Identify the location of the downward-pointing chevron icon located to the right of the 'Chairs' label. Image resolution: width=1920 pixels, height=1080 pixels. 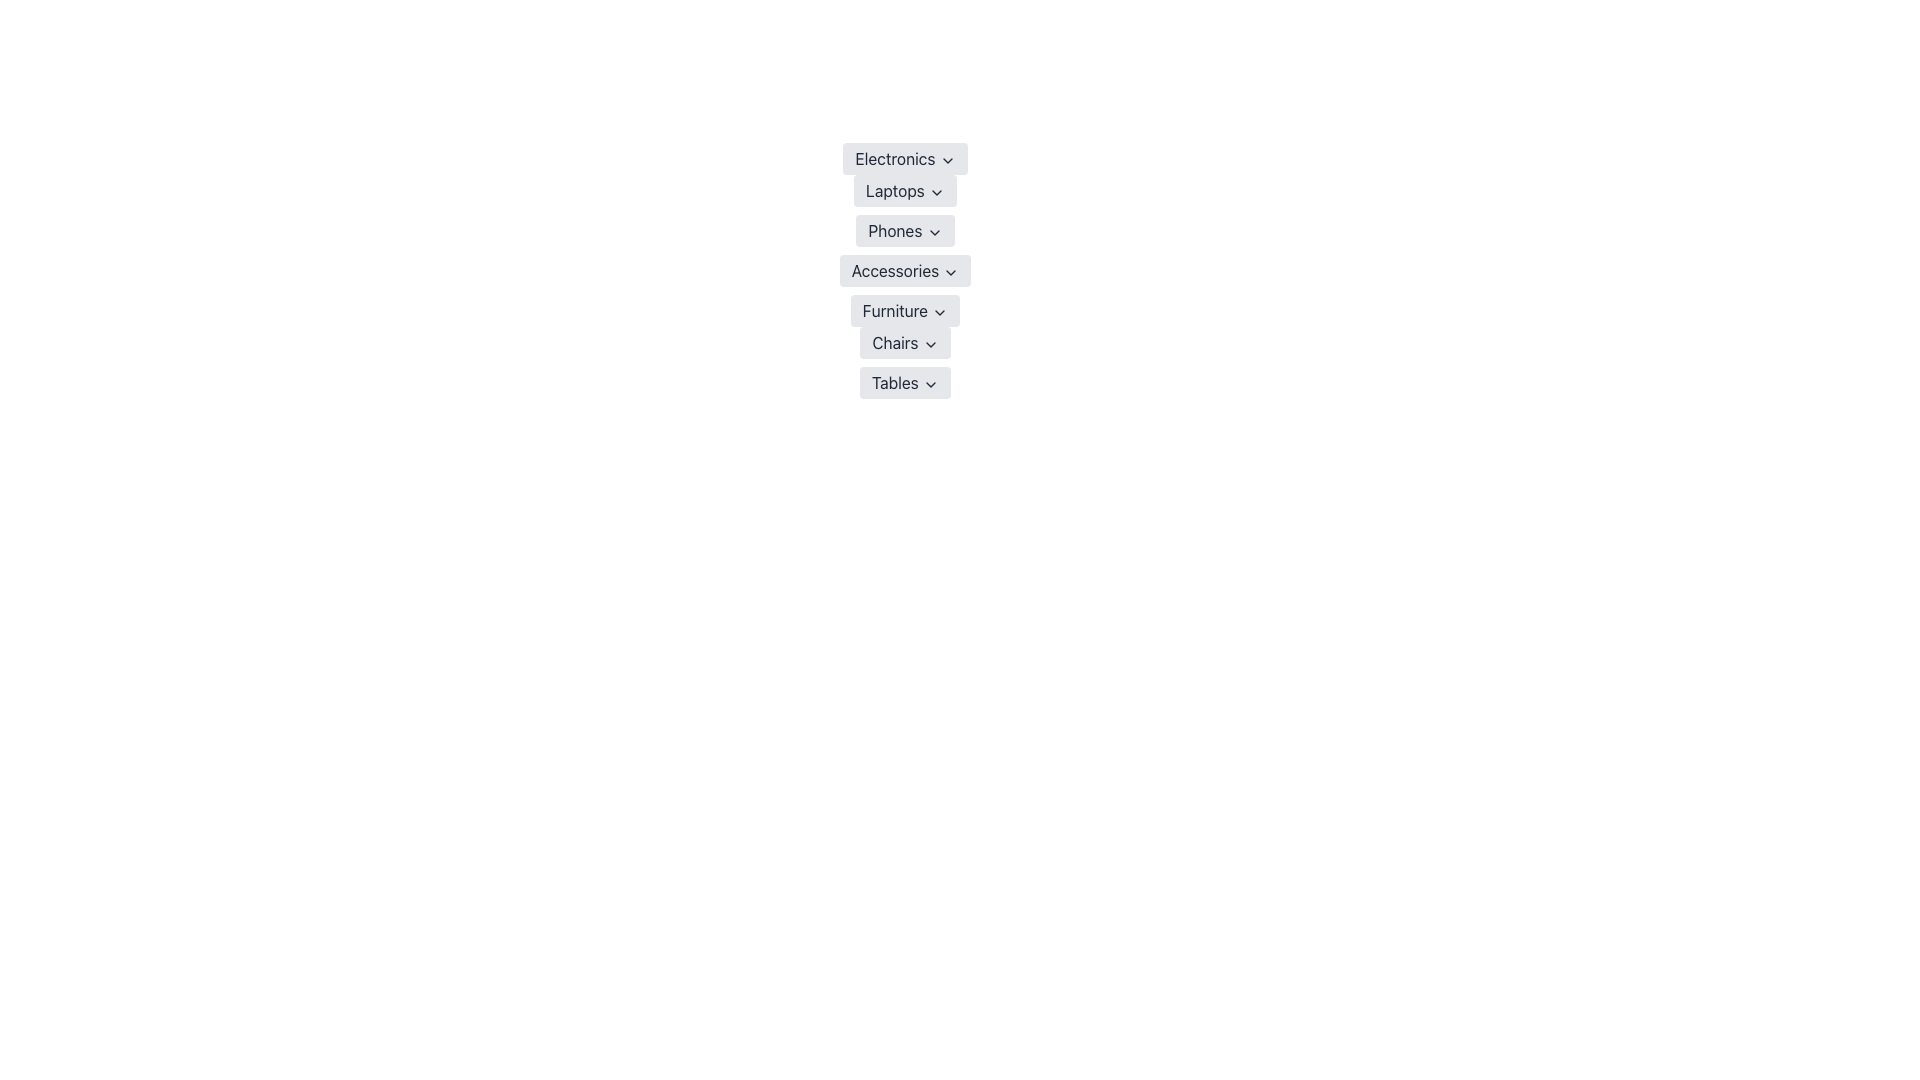
(929, 343).